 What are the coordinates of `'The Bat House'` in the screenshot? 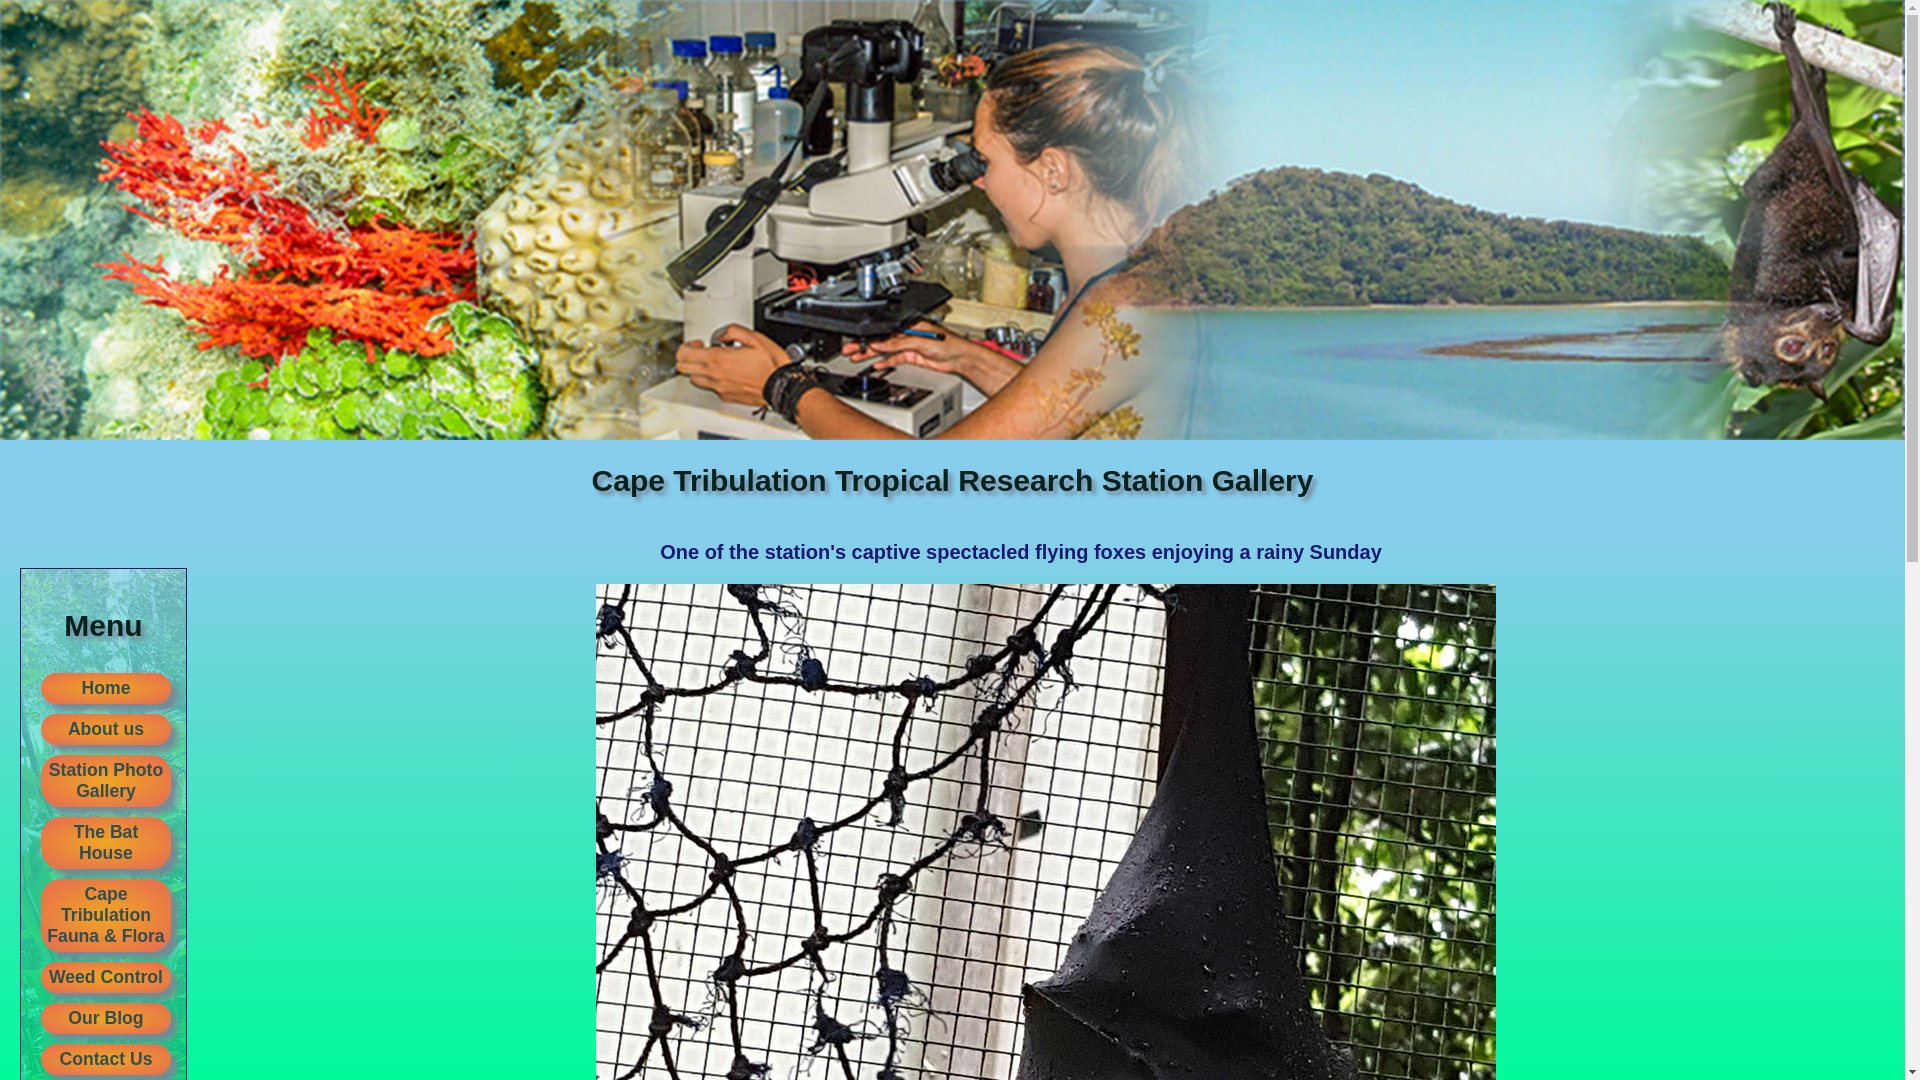 It's located at (104, 843).